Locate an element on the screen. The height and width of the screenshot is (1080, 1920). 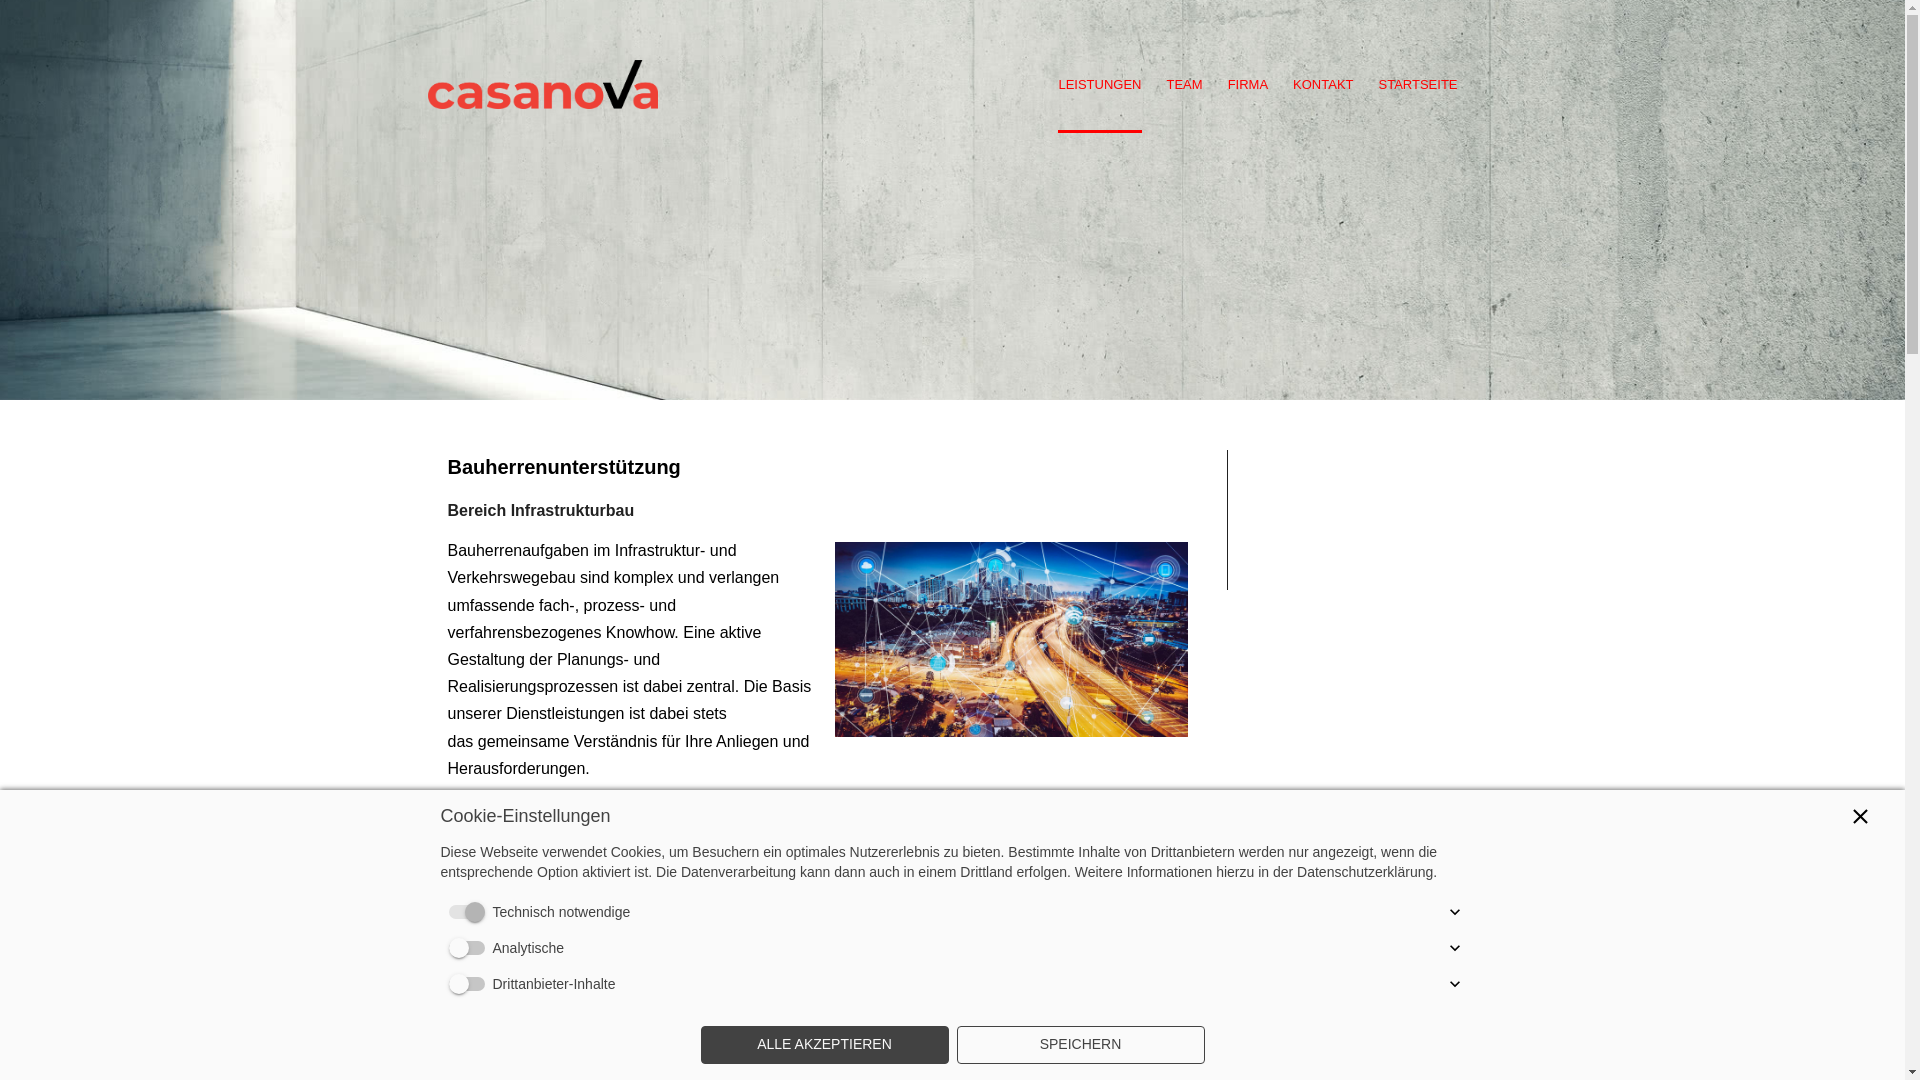
'ALLE AKZEPTIEREN' is located at coordinates (824, 1044).